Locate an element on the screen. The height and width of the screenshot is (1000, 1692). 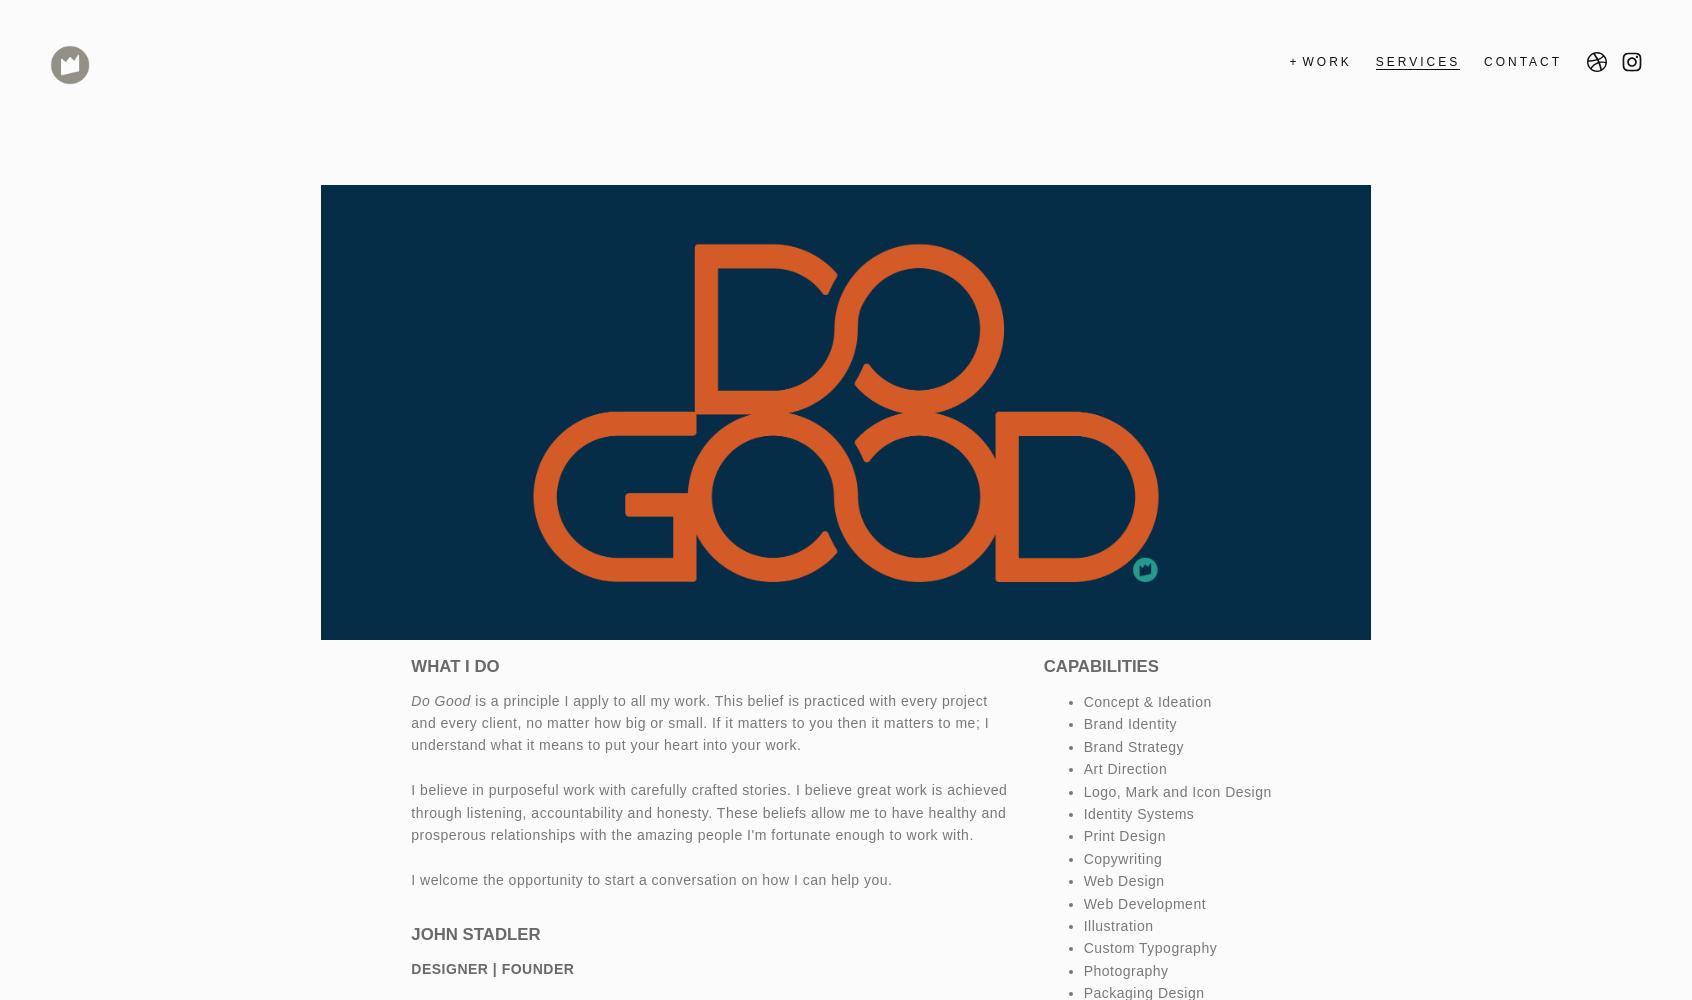
'I believe in purposeful work with carefully crafted stories. I believe great work is achieved through listening, accountability and honesty. These beliefs allow me to have healthy and prosperous relationships with the amazing people I'm fortunate enough to work with.' is located at coordinates (707, 812).